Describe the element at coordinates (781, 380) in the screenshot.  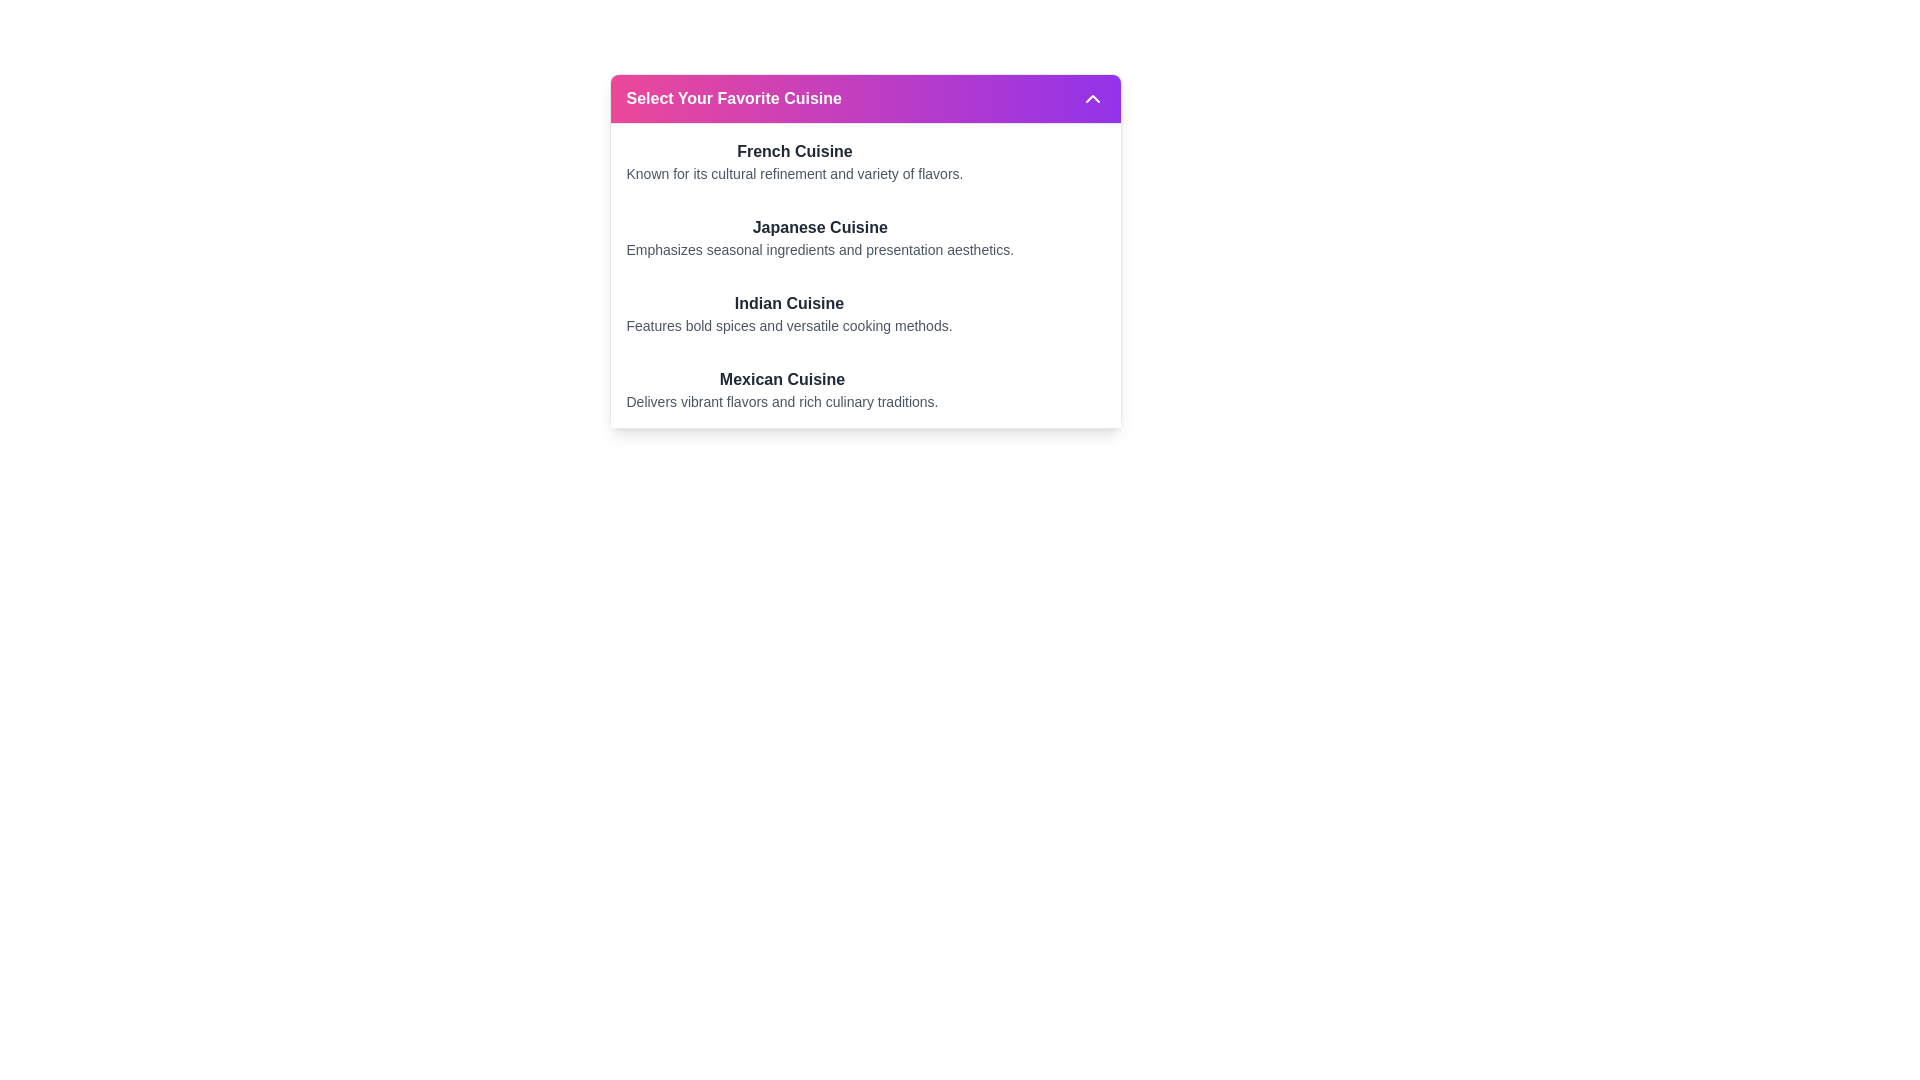
I see `the adjacent area next to the text label denoting the title of the last cuisine option in the list, which is positioned above the descriptive text about vibrant flavors and culinary traditions` at that location.